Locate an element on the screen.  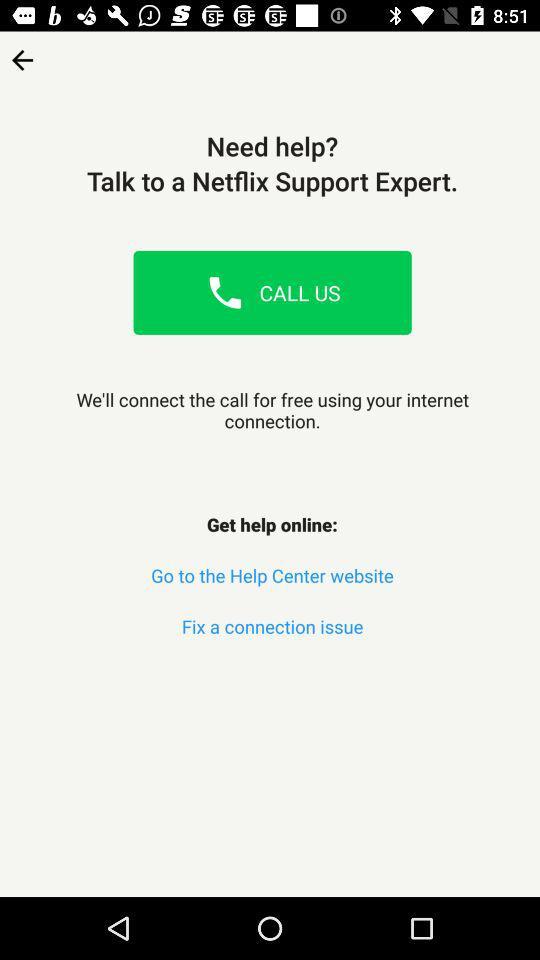
the fix a connection item is located at coordinates (271, 625).